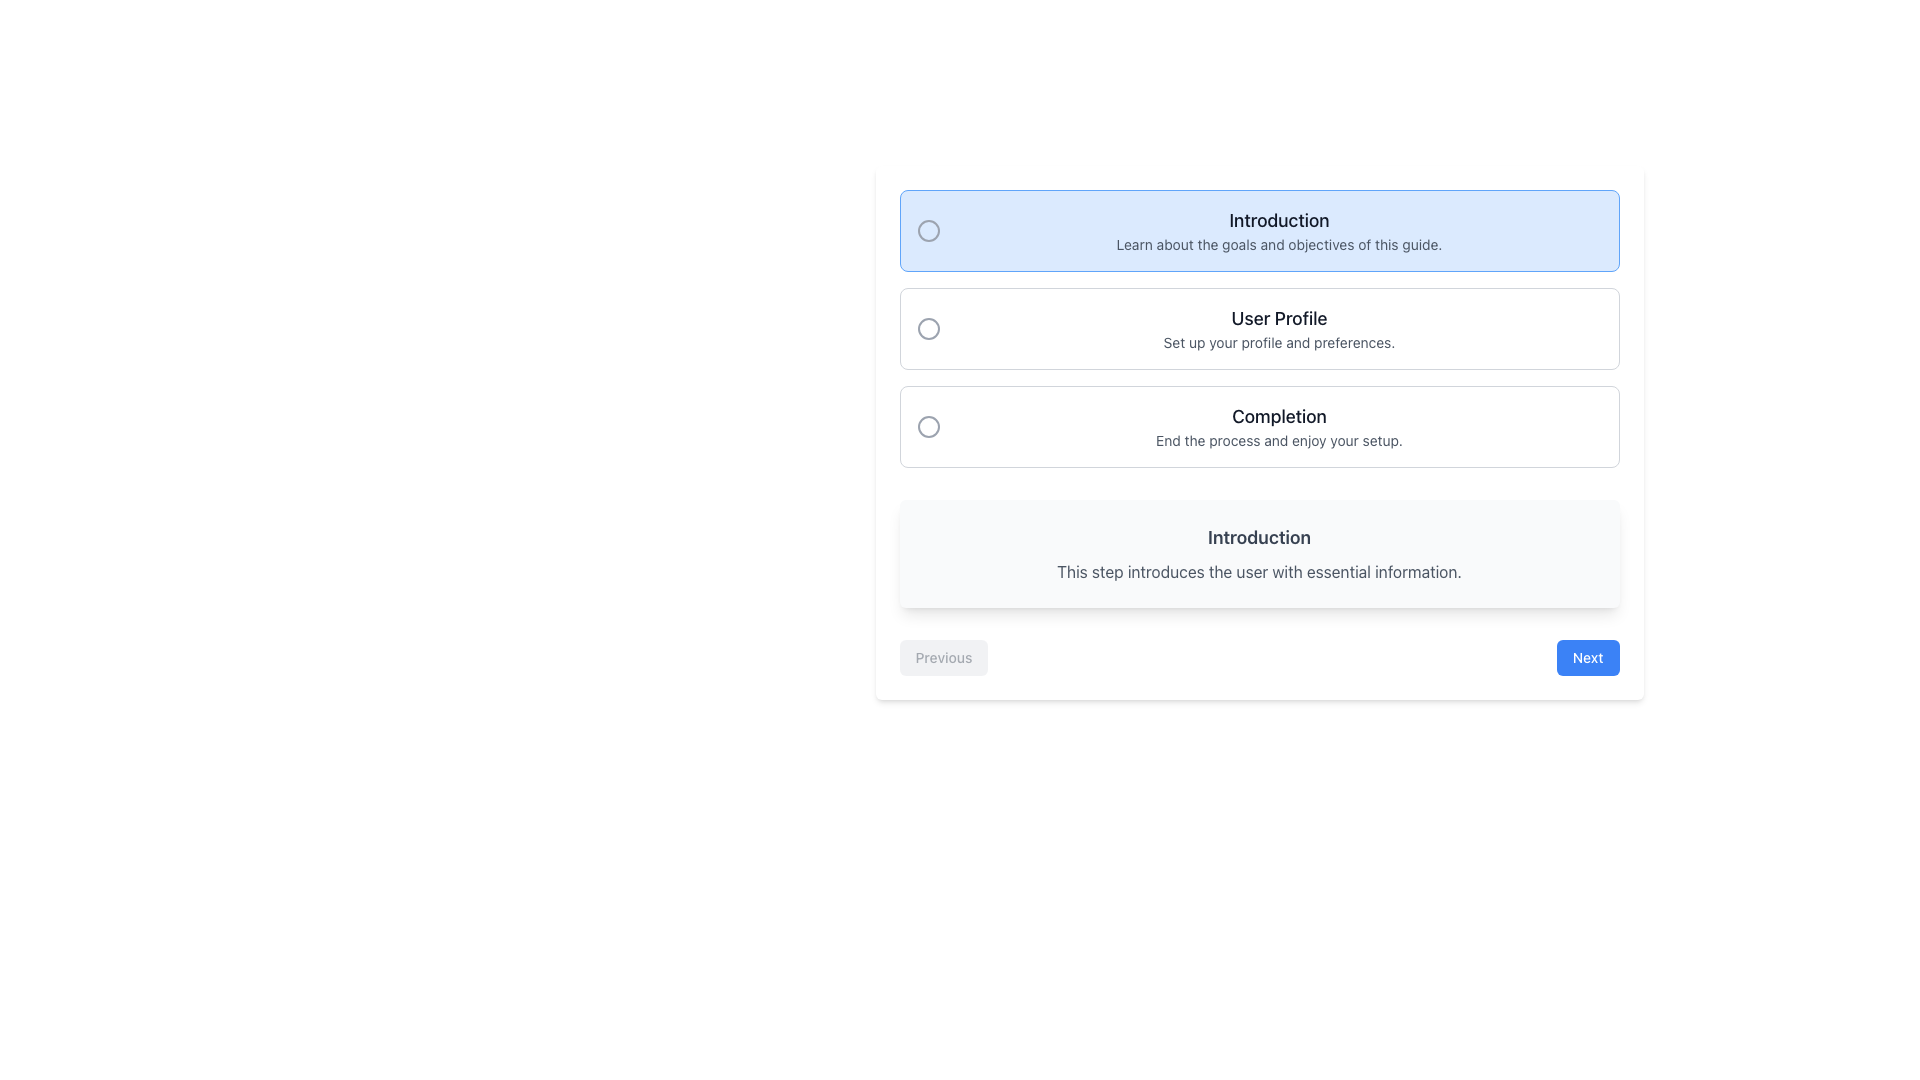  What do you see at coordinates (1258, 230) in the screenshot?
I see `the descriptive panel titled 'Introduction', which has a light blue background and contains a subtitle about the guide's goals and objectives` at bounding box center [1258, 230].